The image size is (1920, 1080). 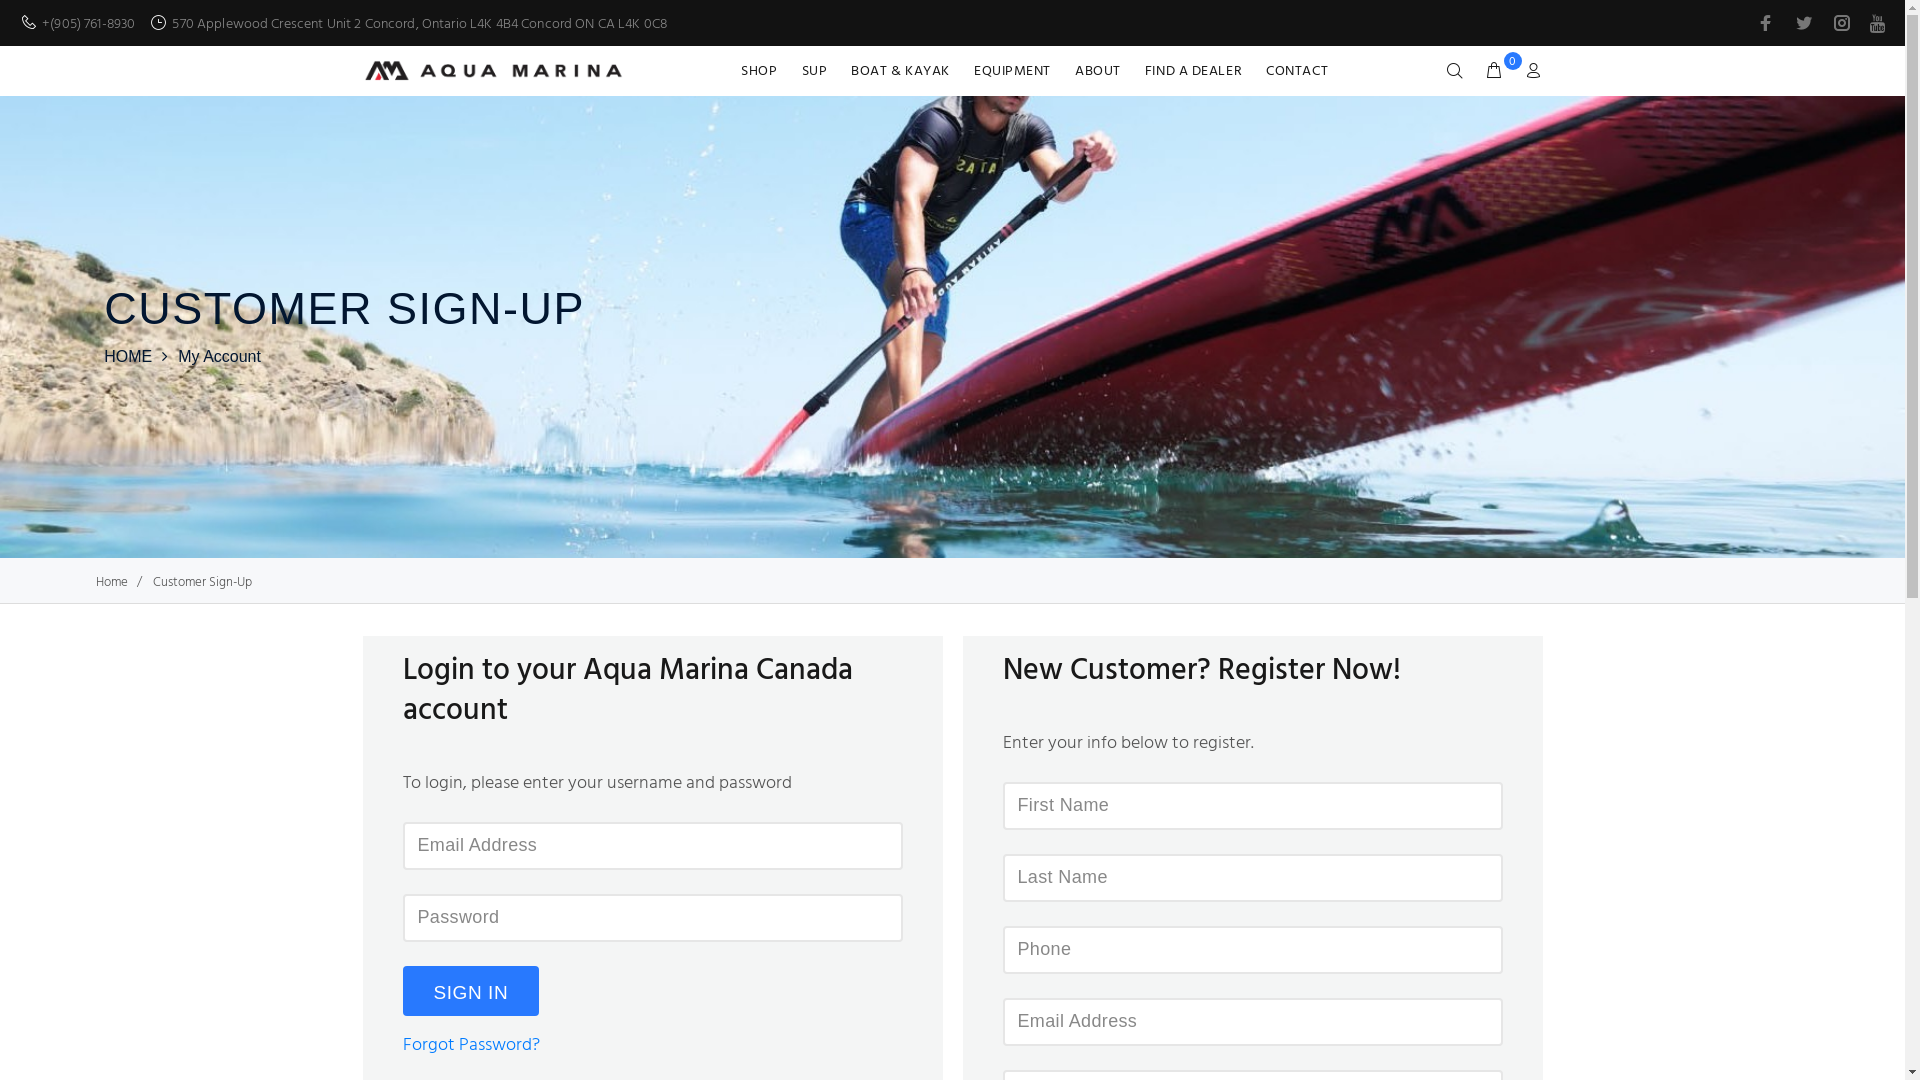 What do you see at coordinates (469, 991) in the screenshot?
I see `'SIGN IN'` at bounding box center [469, 991].